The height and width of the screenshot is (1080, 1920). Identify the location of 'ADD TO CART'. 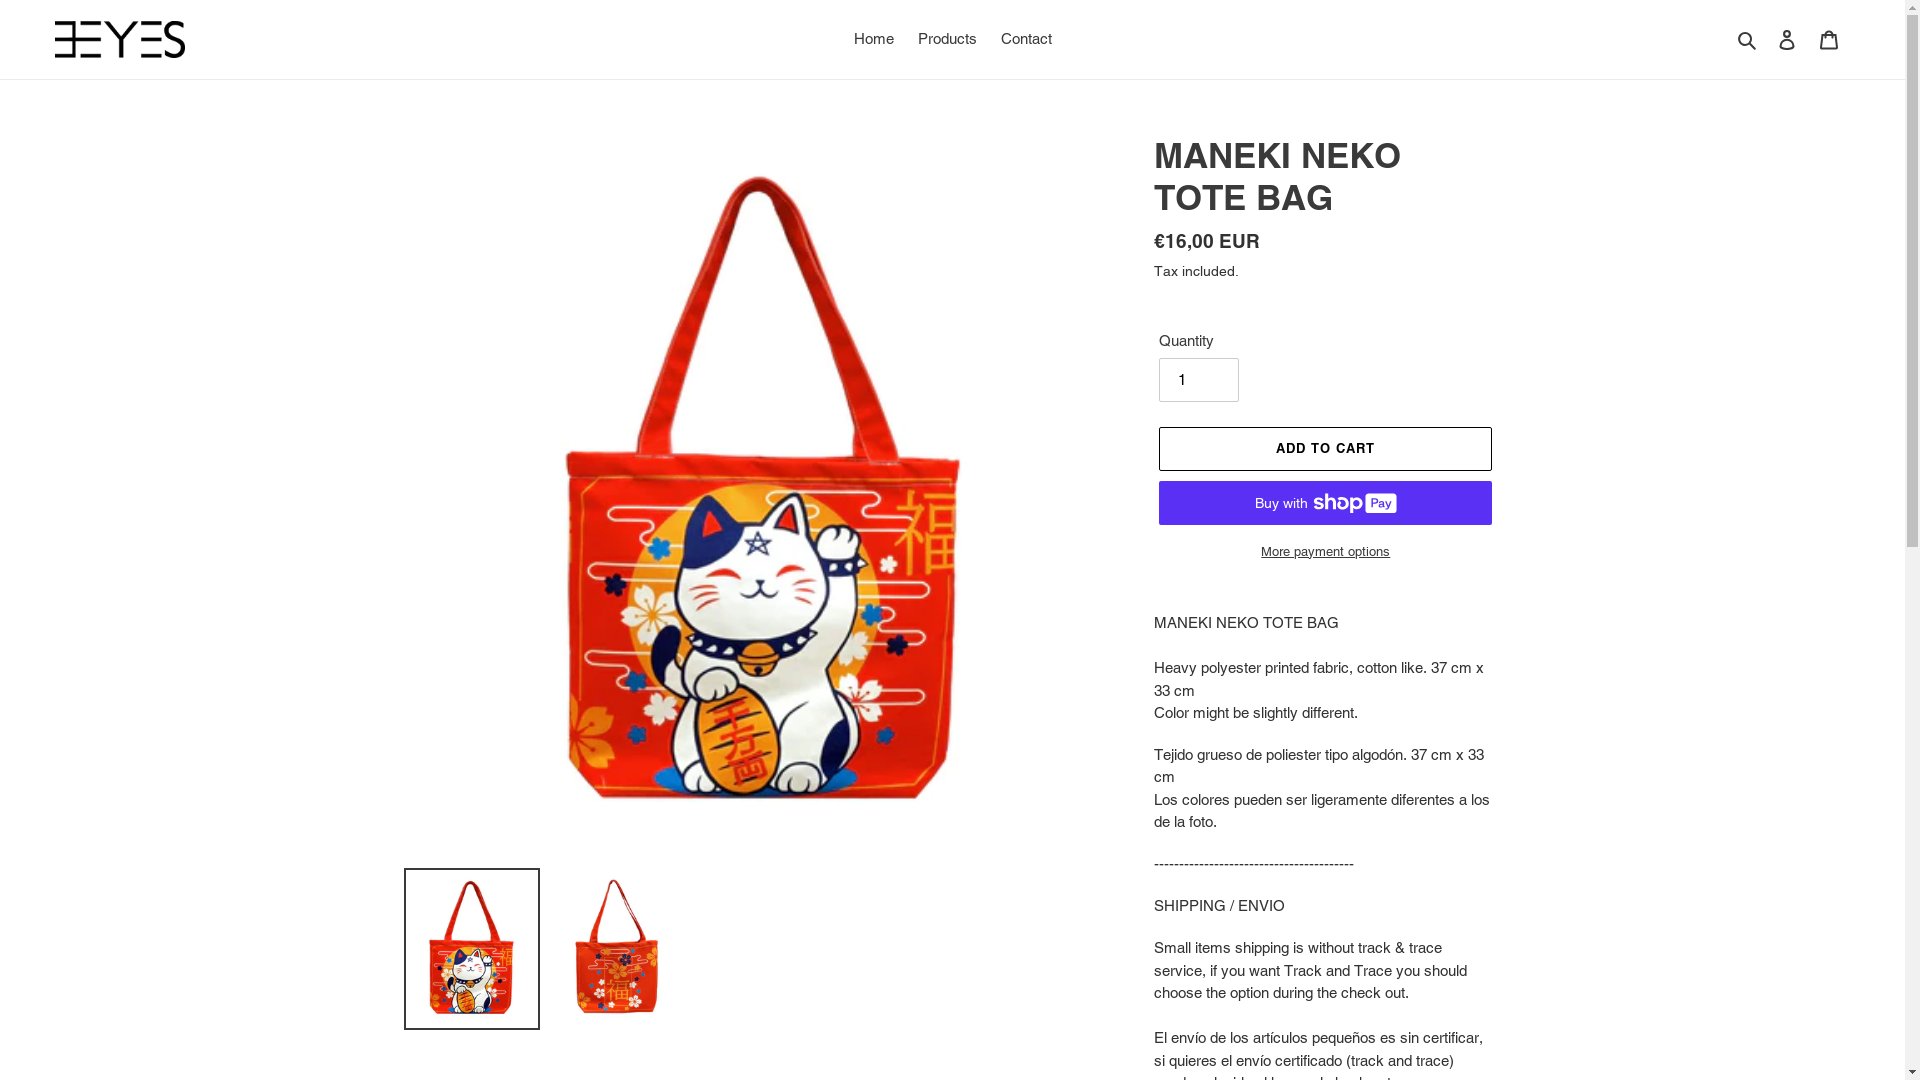
(1325, 447).